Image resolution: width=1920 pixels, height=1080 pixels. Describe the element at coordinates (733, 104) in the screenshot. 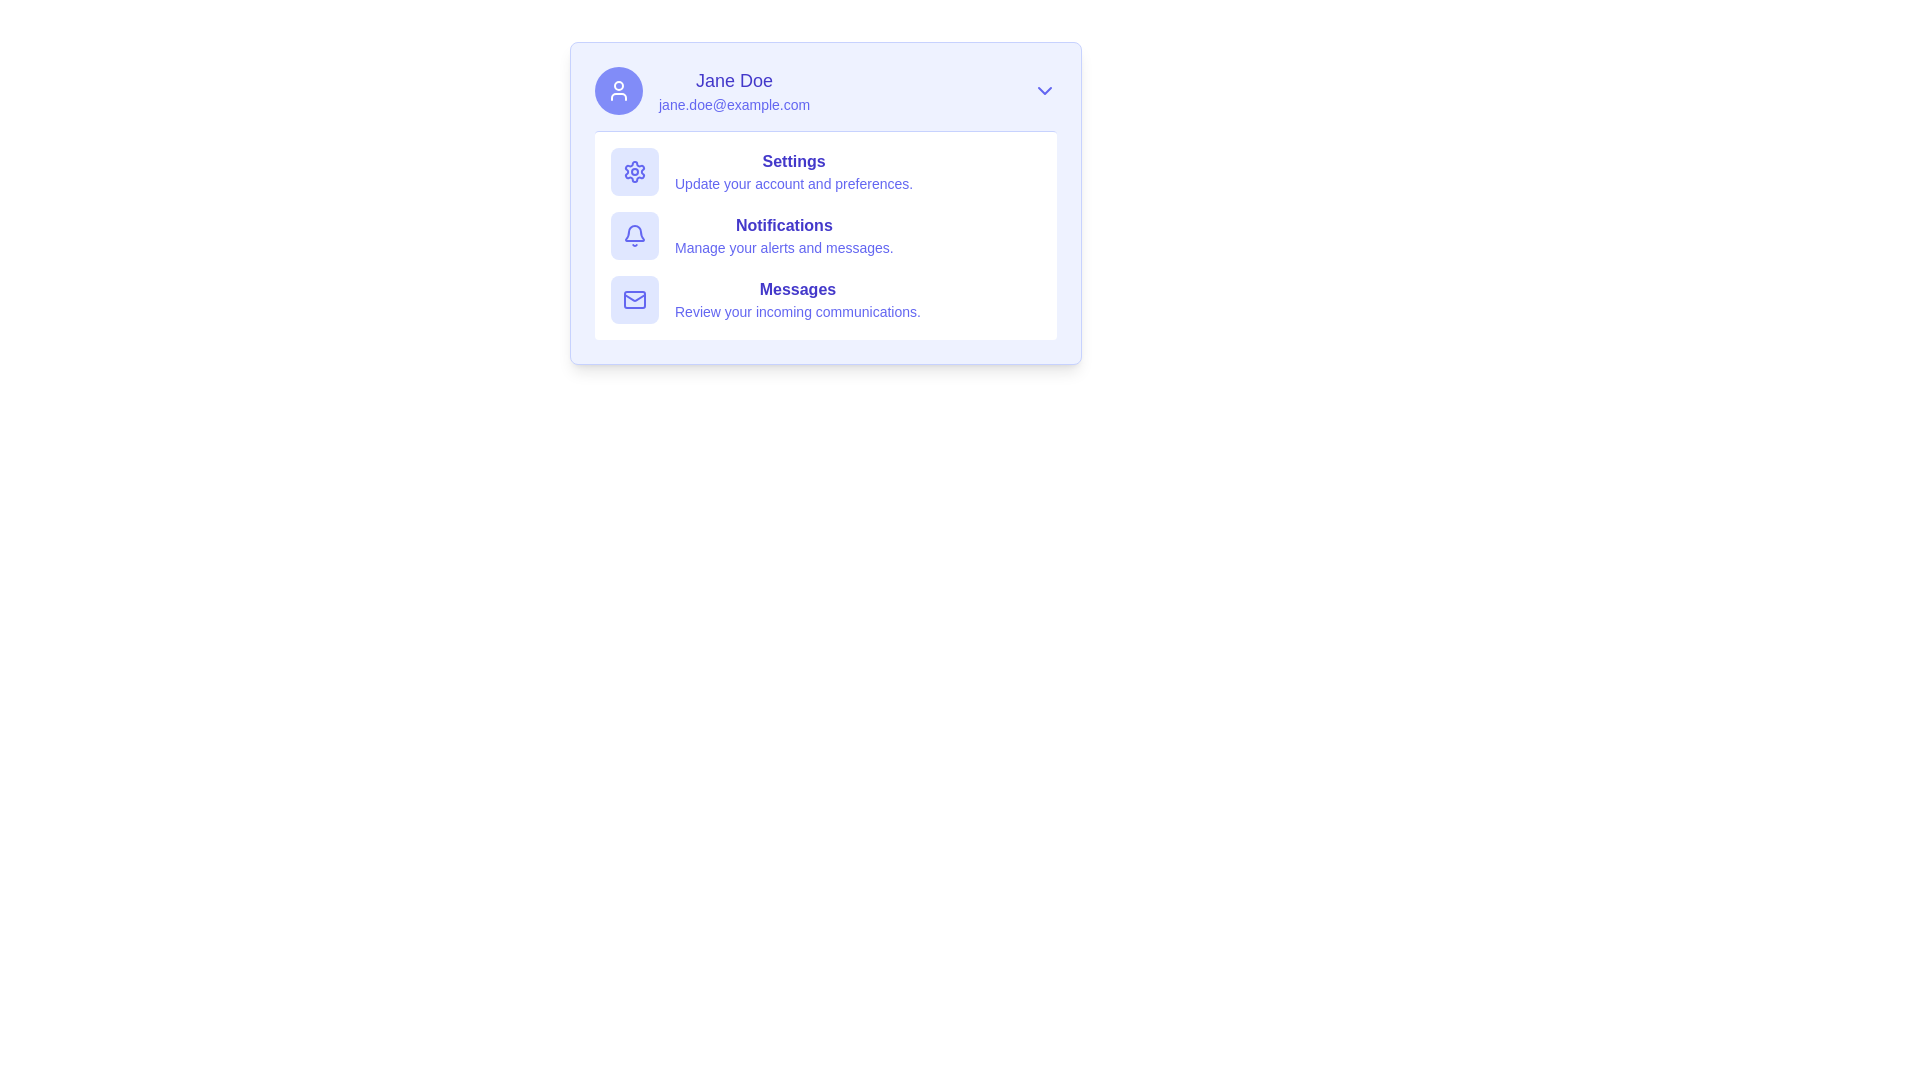

I see `the static text displaying the user's email address by navigating through the keyboard in the user profile interface` at that location.